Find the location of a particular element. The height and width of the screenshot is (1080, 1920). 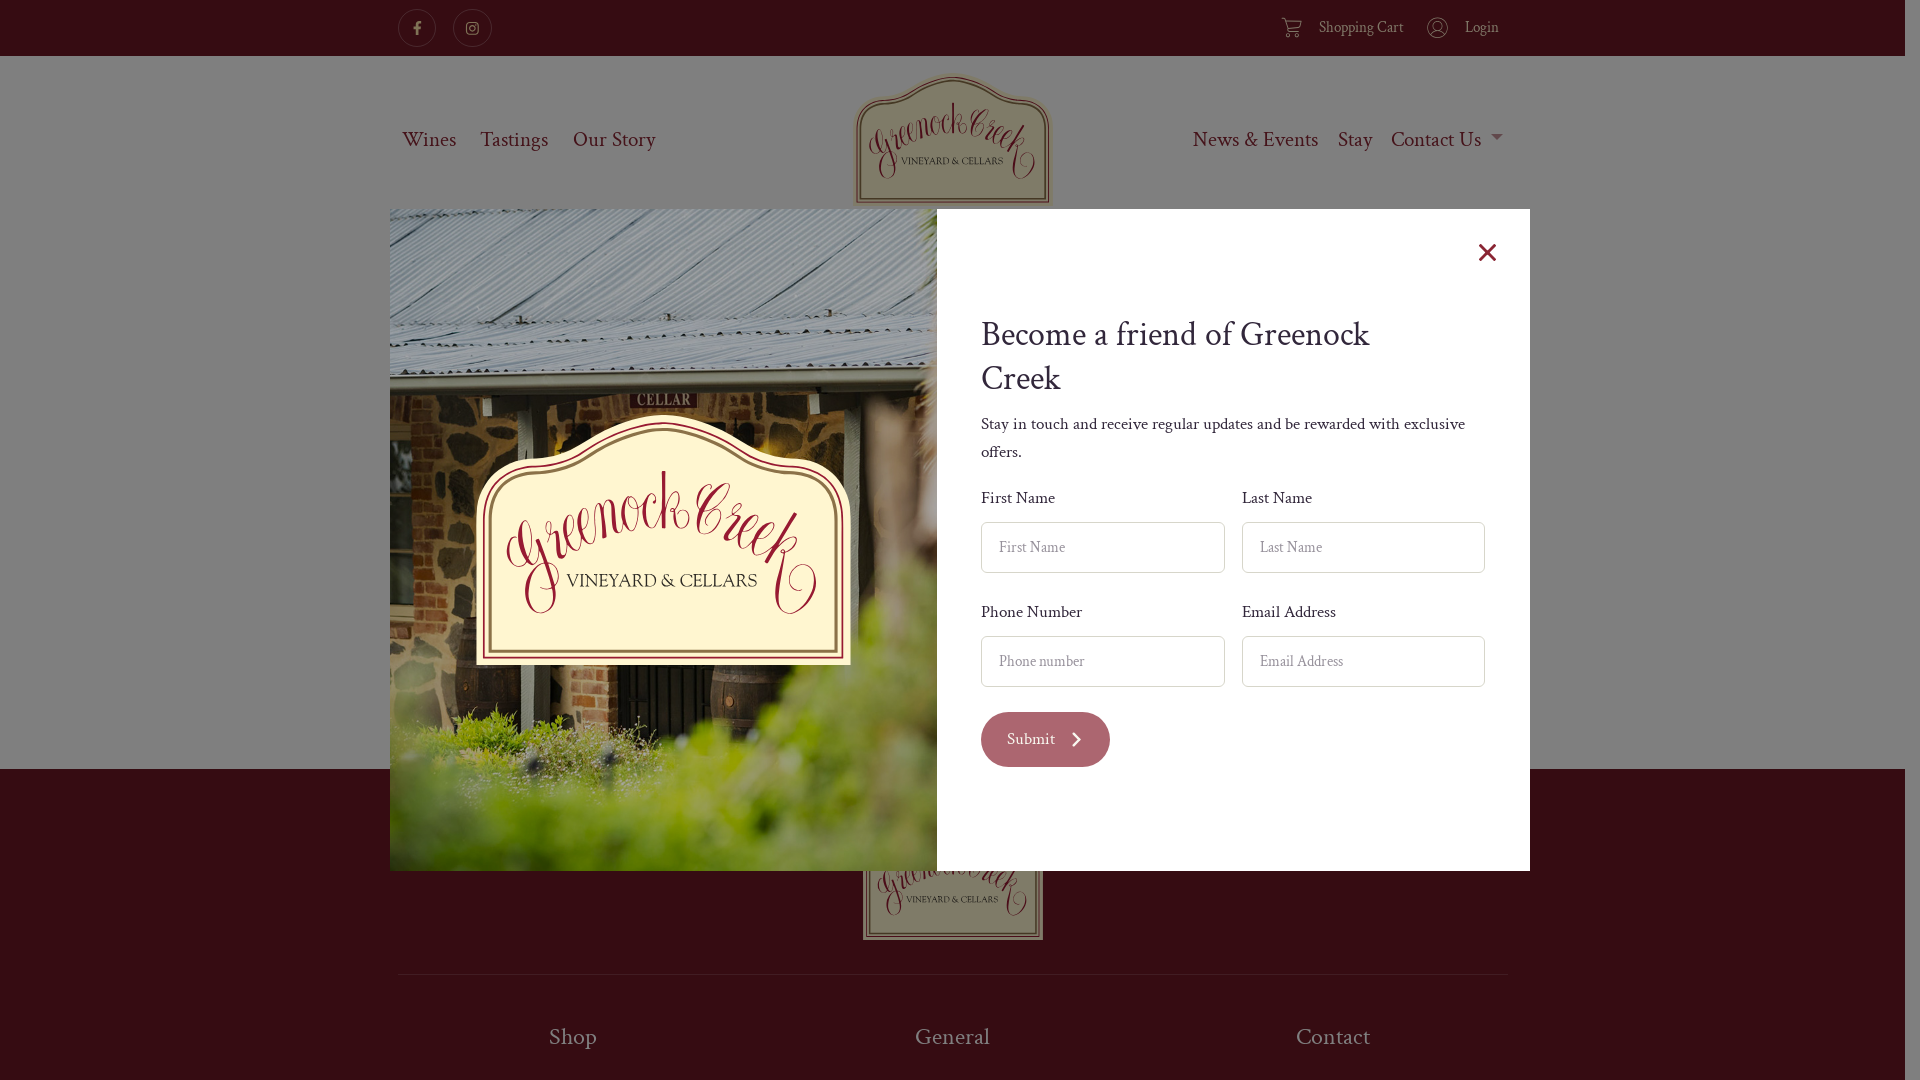

'Tastings' is located at coordinates (474, 138).